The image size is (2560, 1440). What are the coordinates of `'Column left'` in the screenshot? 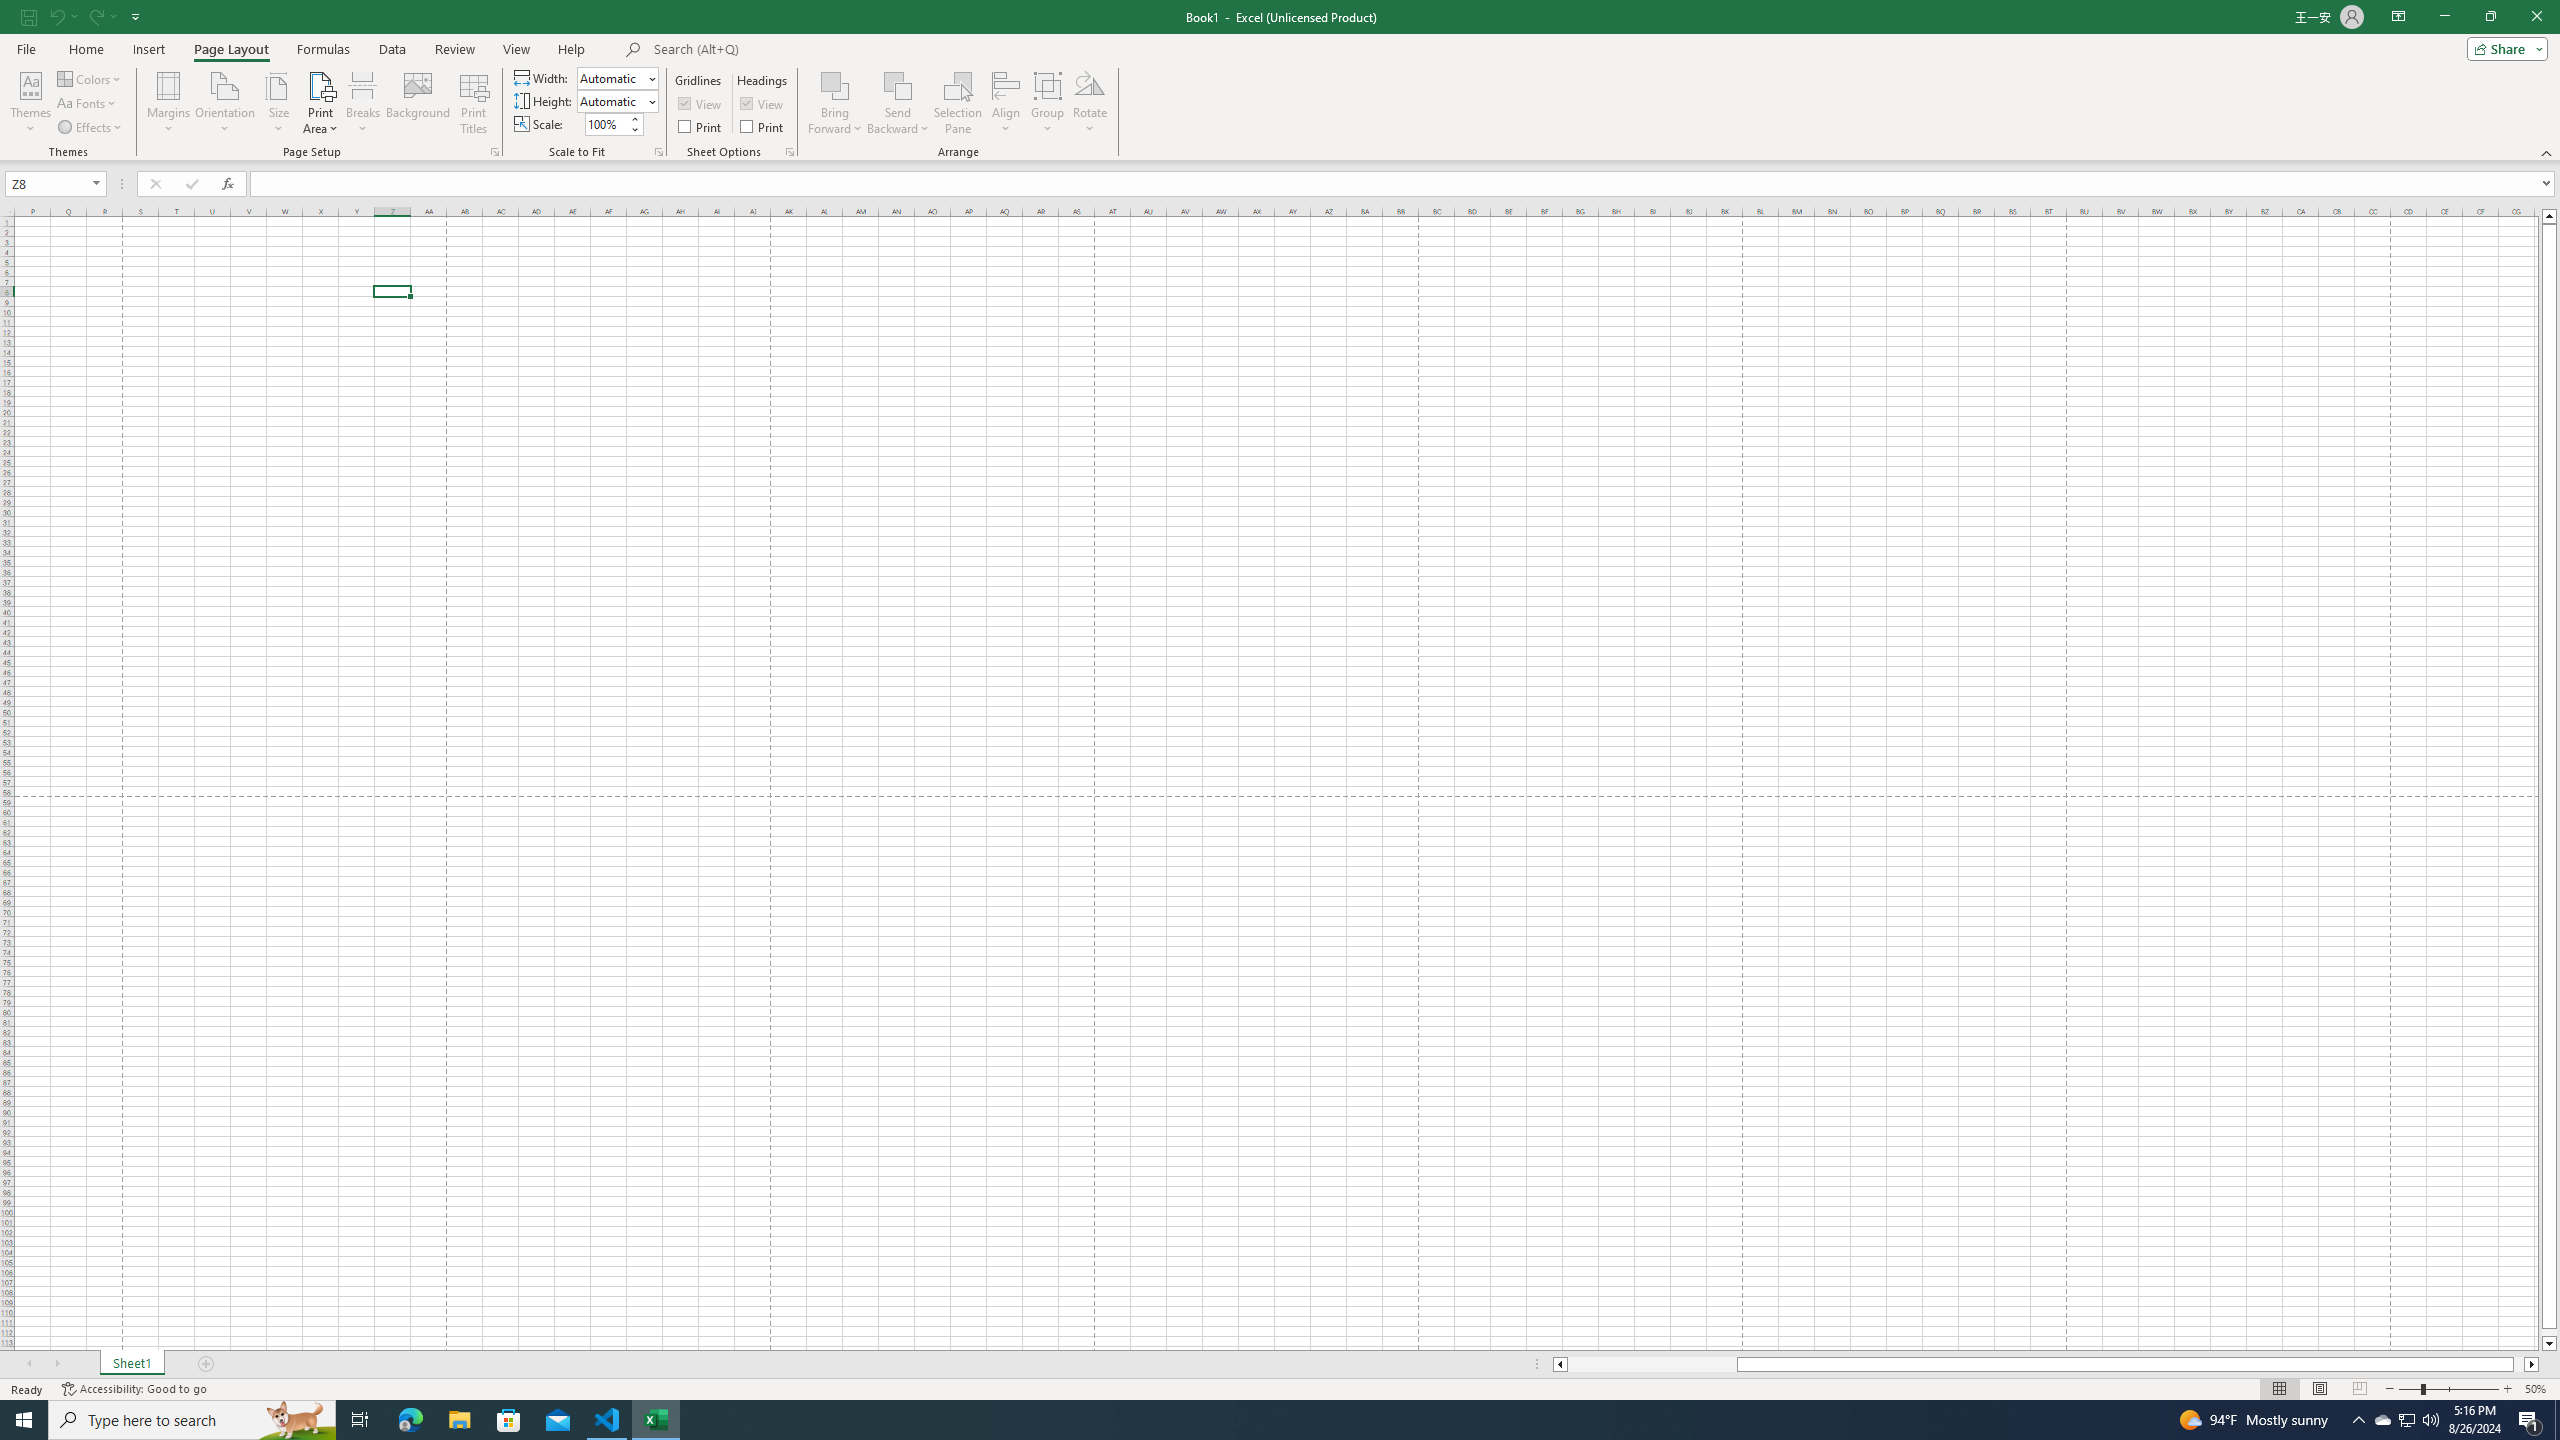 It's located at (1558, 1363).